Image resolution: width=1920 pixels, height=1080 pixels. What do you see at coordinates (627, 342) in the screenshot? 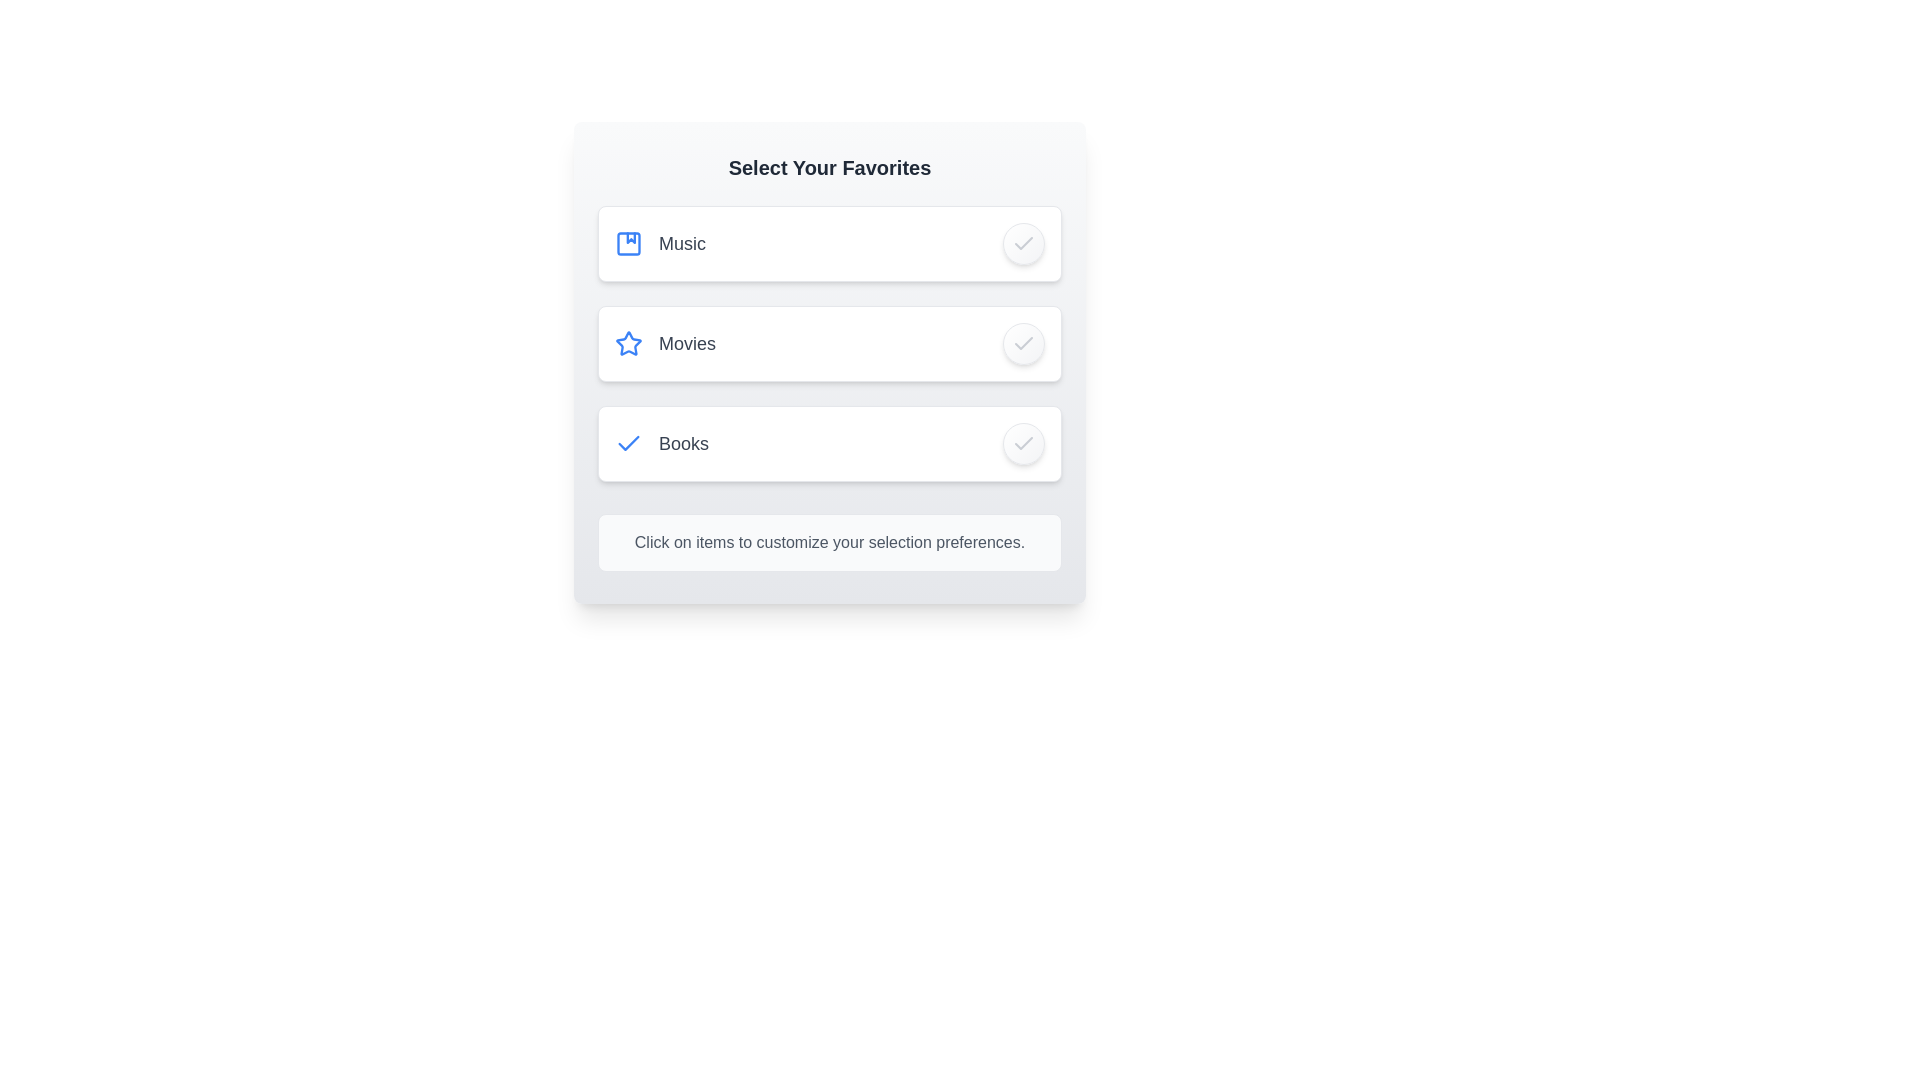
I see `the visual representation of the 'Movies' icon in the 'Select Your Favorites' interface, which is the second icon in the vertical list` at bounding box center [627, 342].